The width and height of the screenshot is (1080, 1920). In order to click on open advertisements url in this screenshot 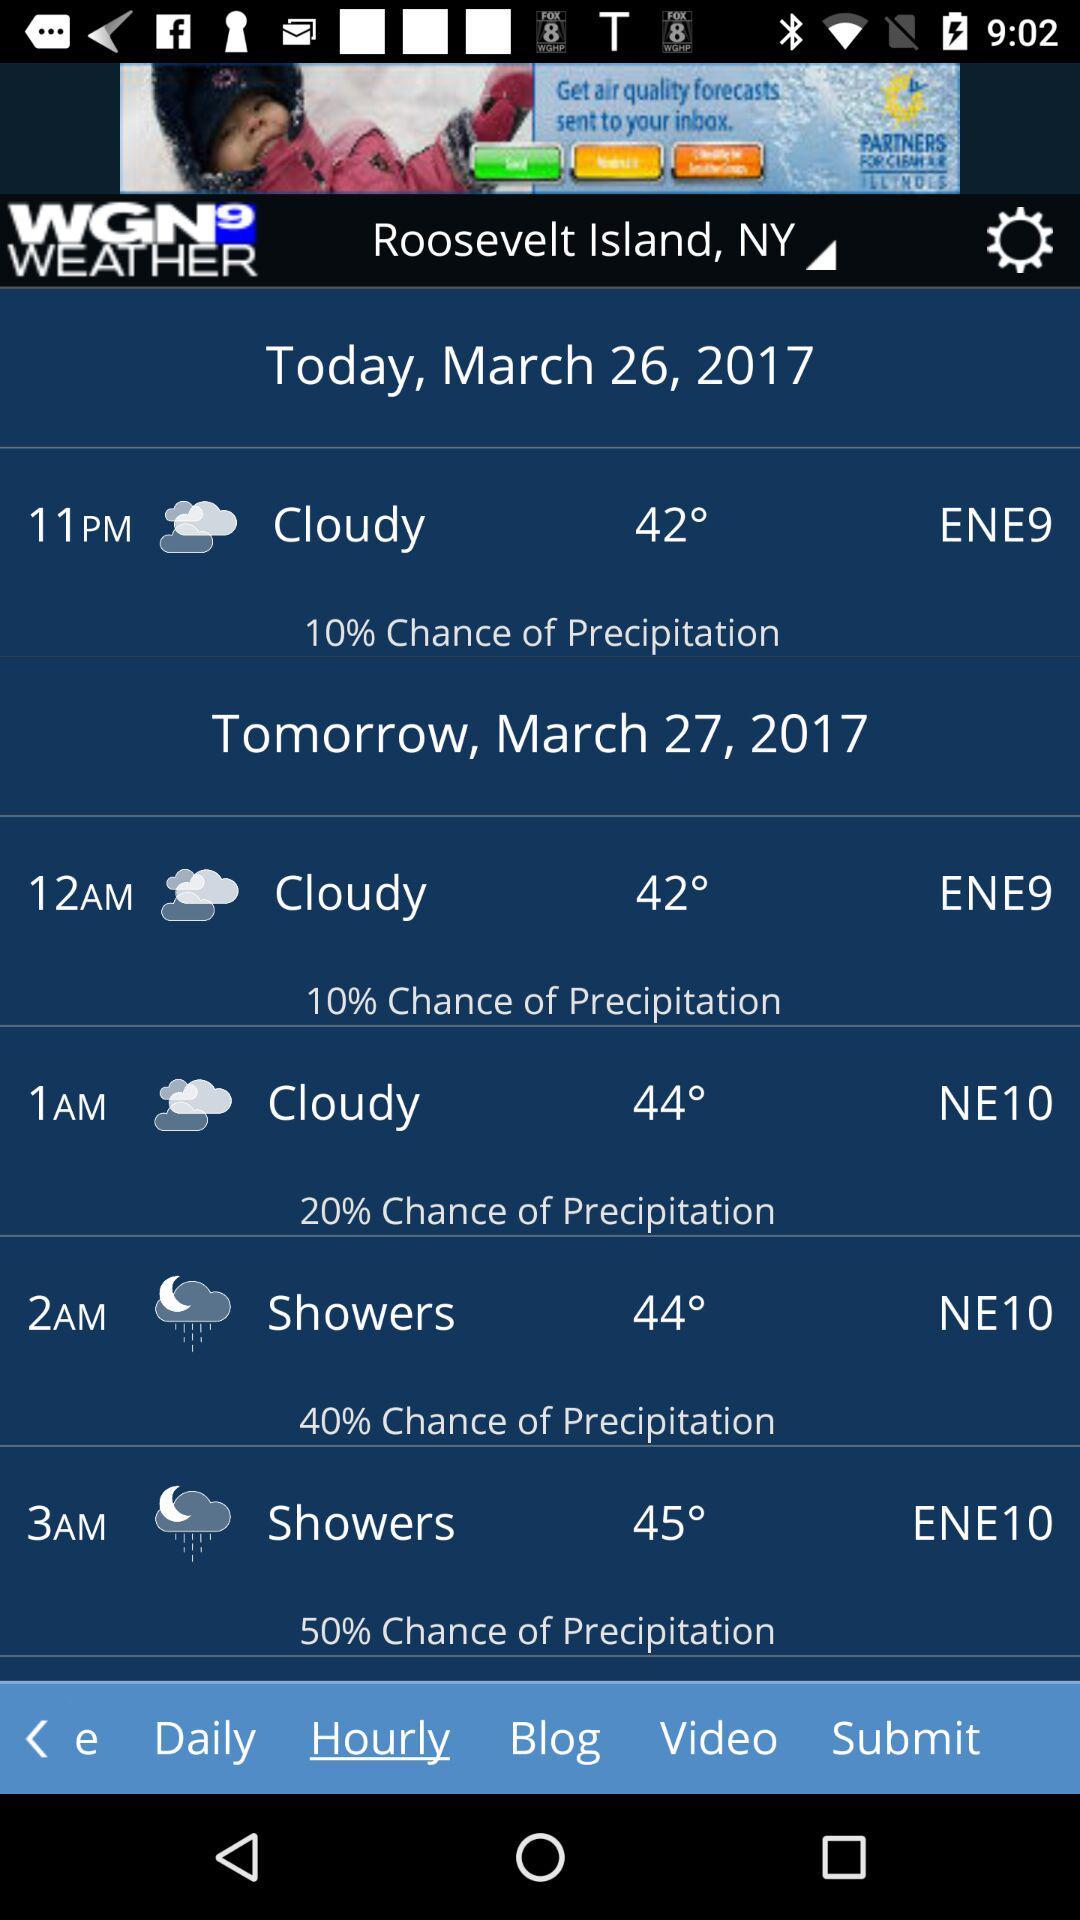, I will do `click(540, 127)`.